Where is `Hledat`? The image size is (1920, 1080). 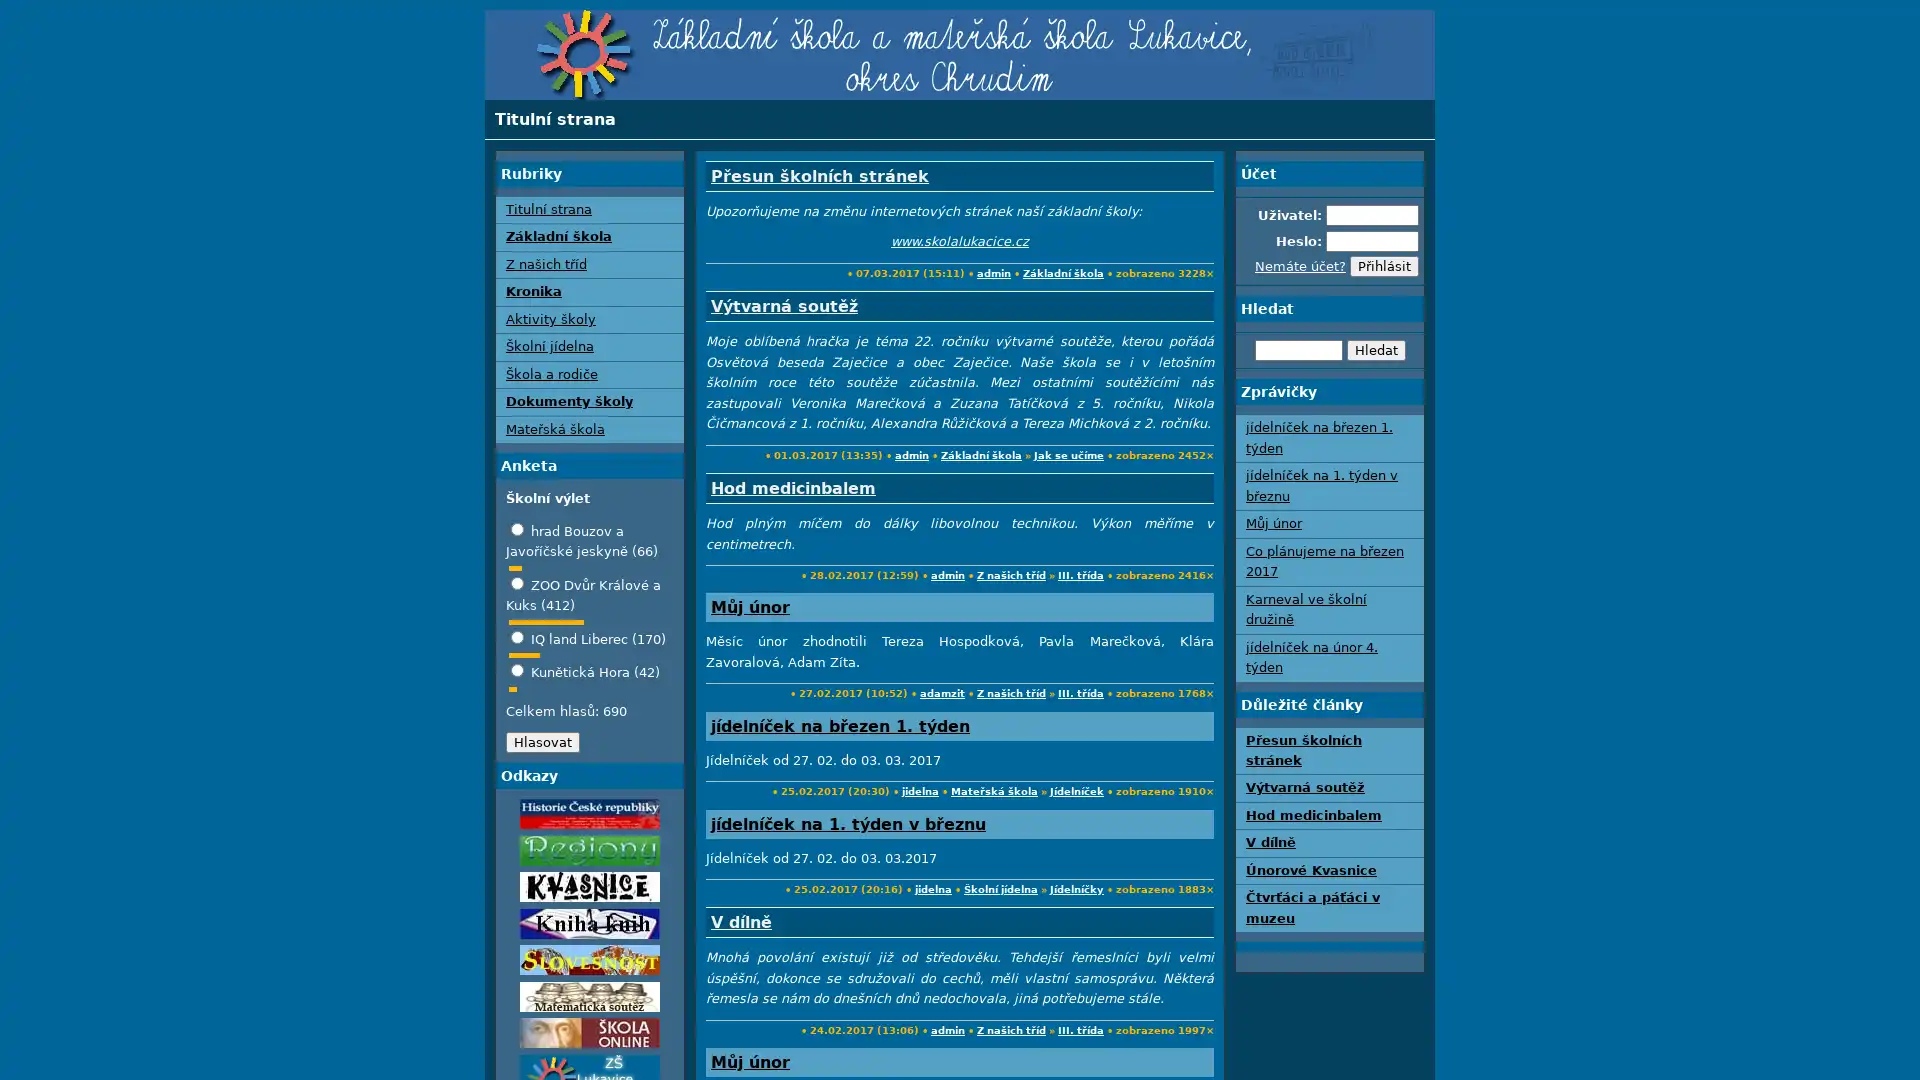
Hledat is located at coordinates (1374, 348).